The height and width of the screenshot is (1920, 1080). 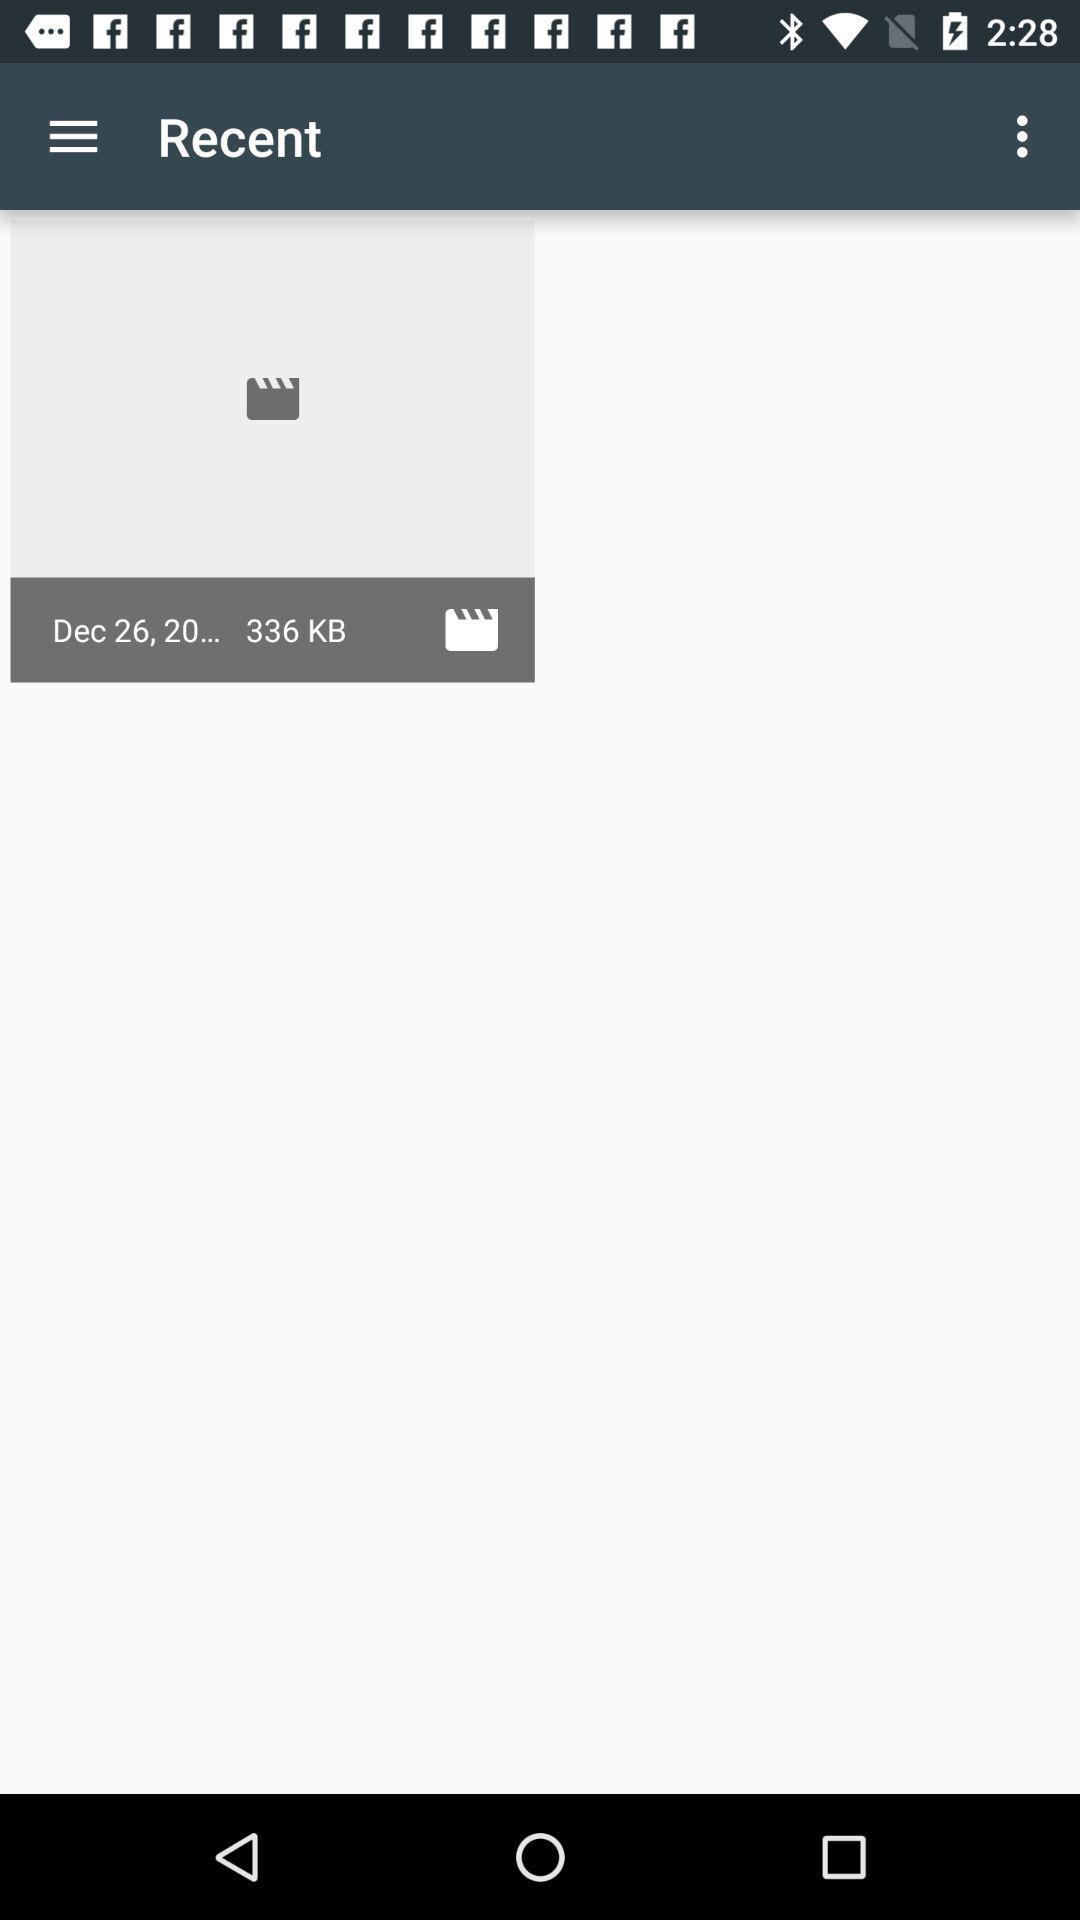 What do you see at coordinates (72, 135) in the screenshot?
I see `the app next to the recent` at bounding box center [72, 135].